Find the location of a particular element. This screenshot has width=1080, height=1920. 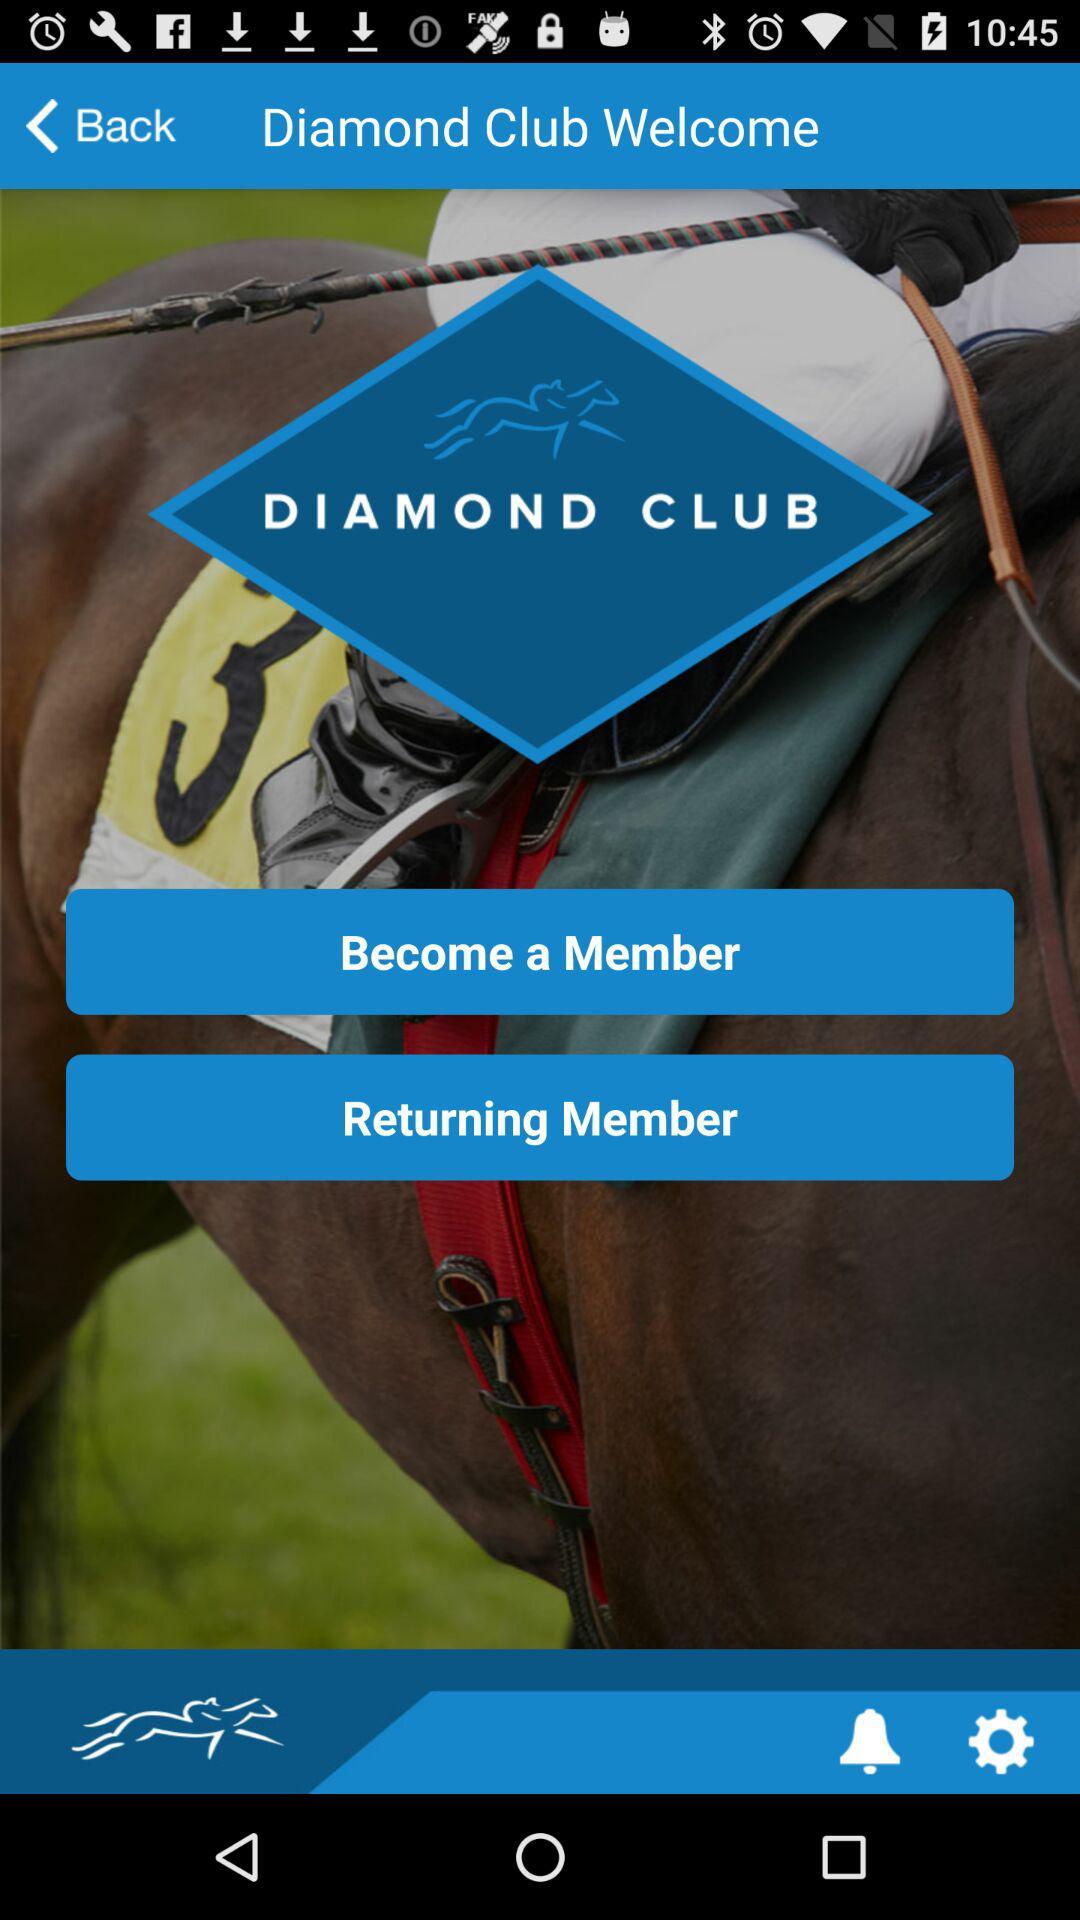

the settings is located at coordinates (1001, 1740).